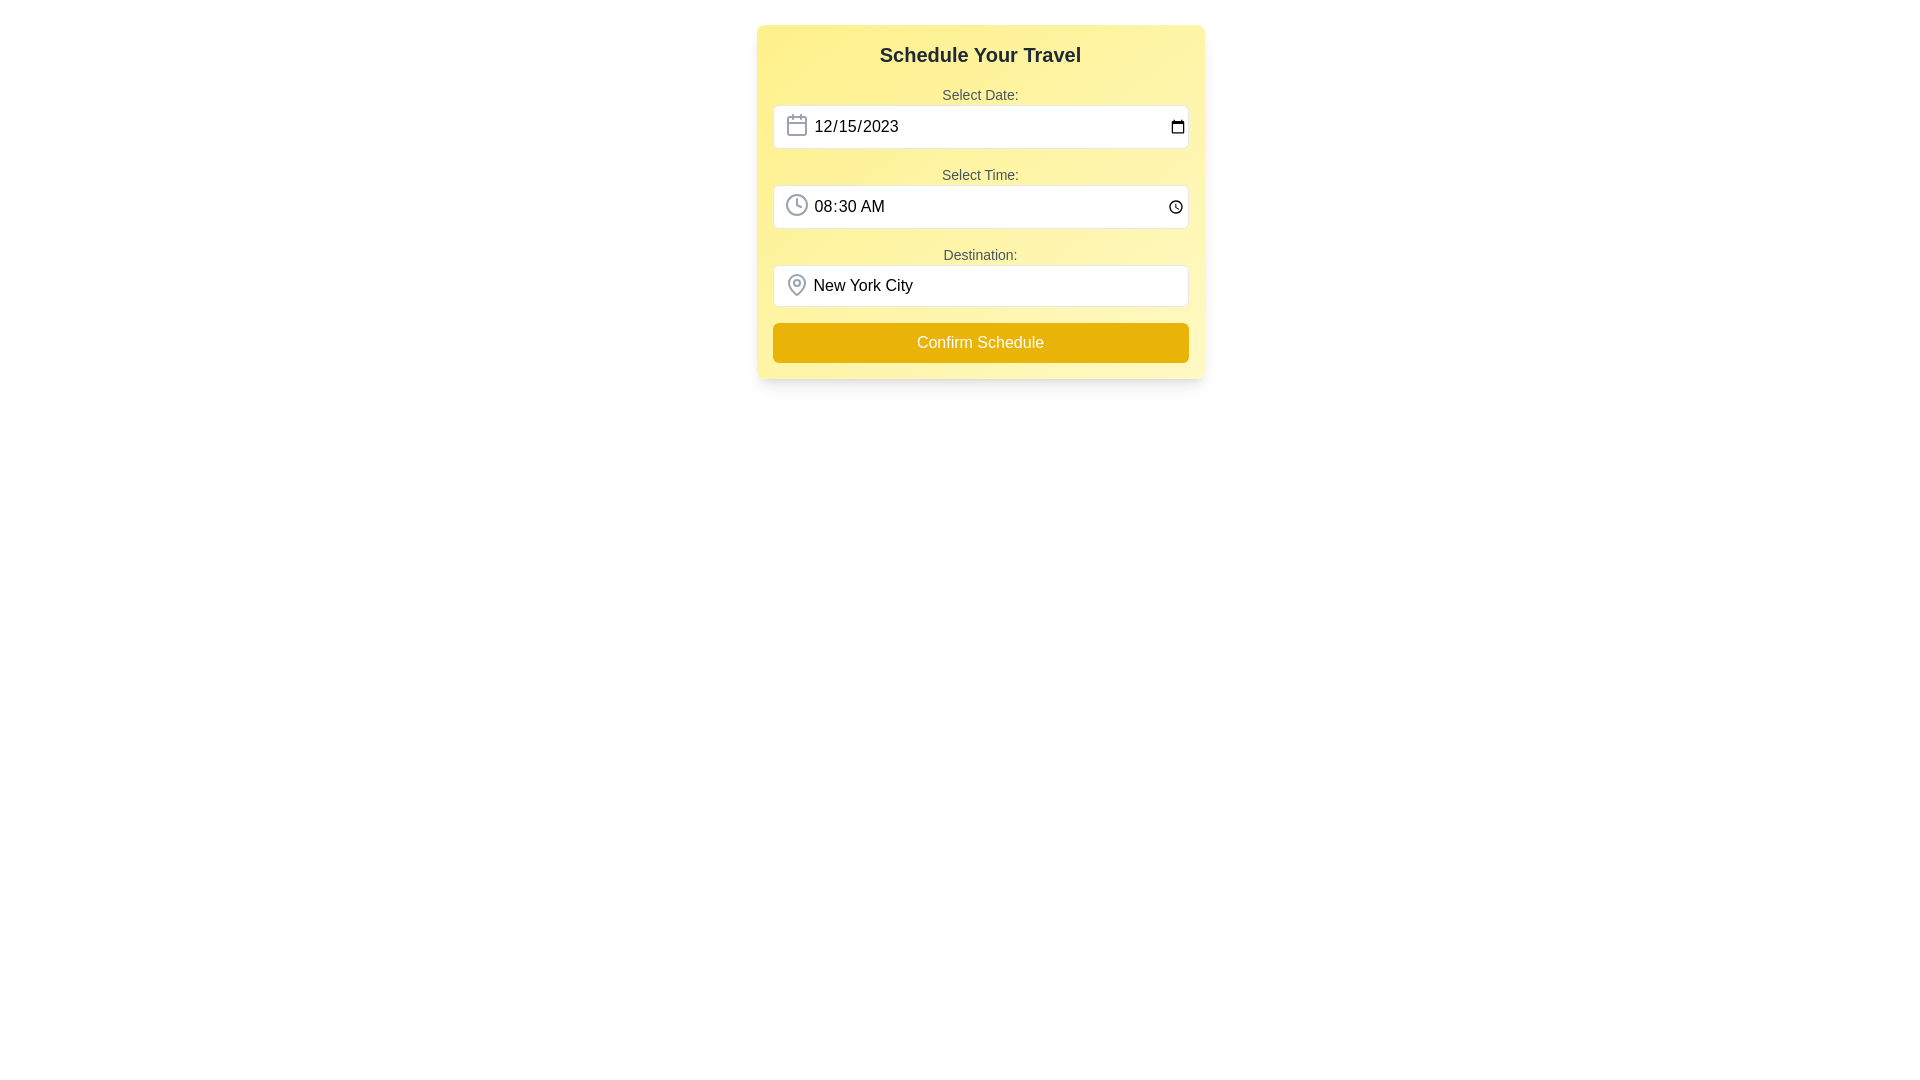  I want to click on the Static Text Label that provides context for the time selection input field, located near the top center of the form area between the 'Select Date:' label and the time input field, so click(980, 173).